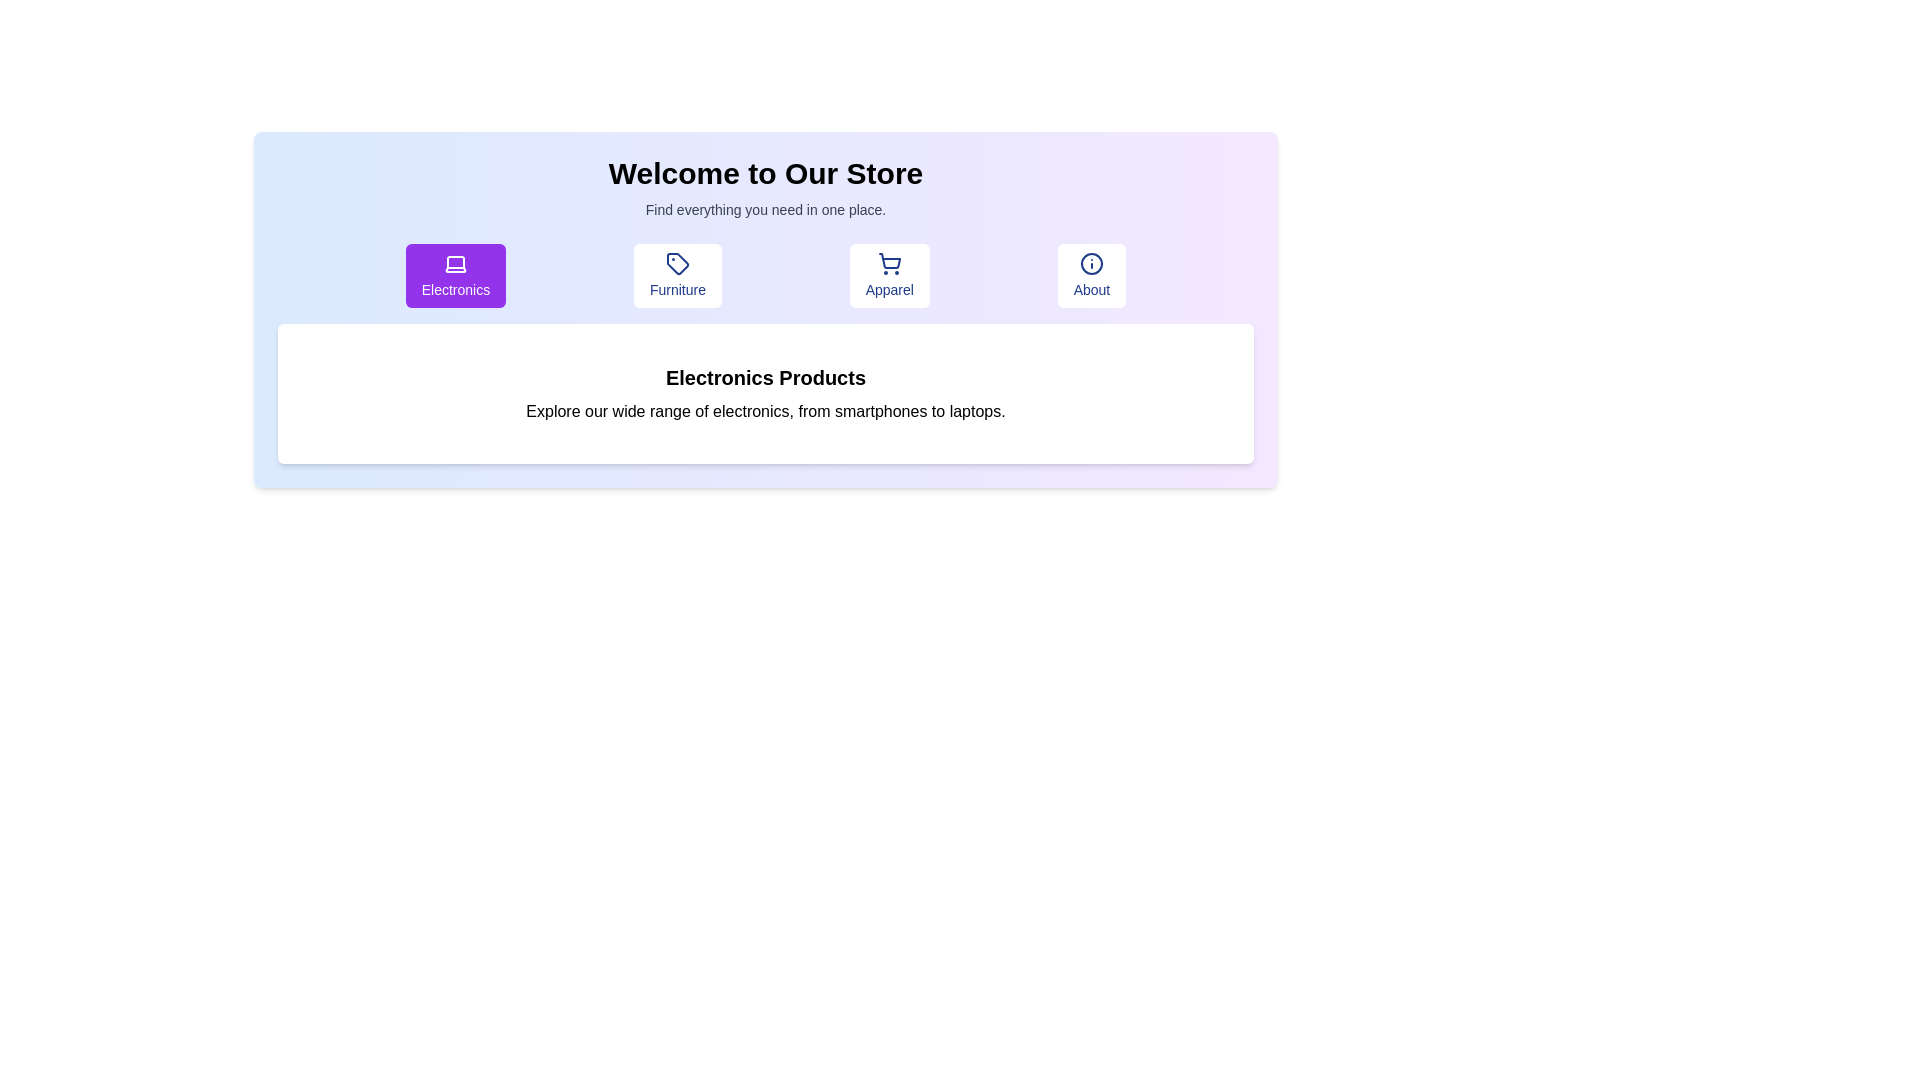 The height and width of the screenshot is (1080, 1920). Describe the element at coordinates (455, 276) in the screenshot. I see `the 'Electronics' category button located in the top-left section of a horizontal row of buttons` at that location.